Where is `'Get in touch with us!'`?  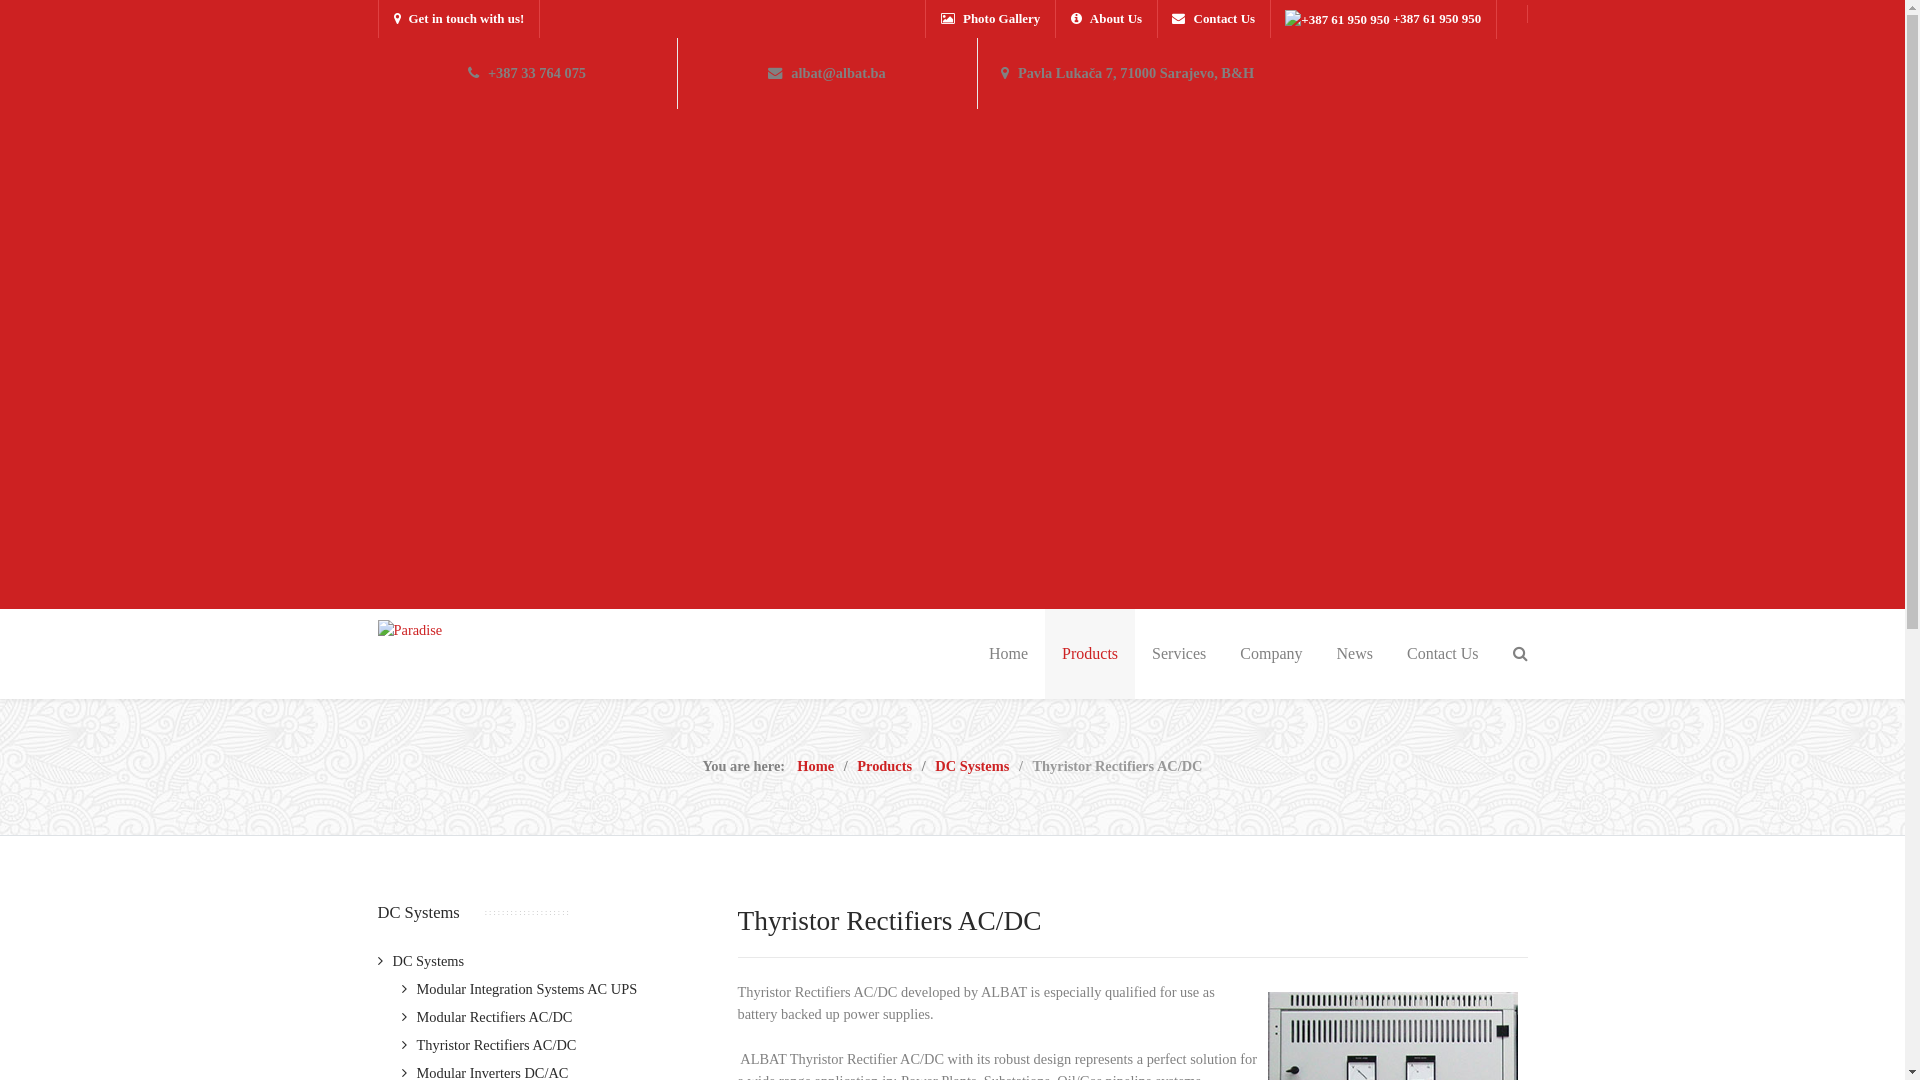
'Get in touch with us!' is located at coordinates (458, 19).